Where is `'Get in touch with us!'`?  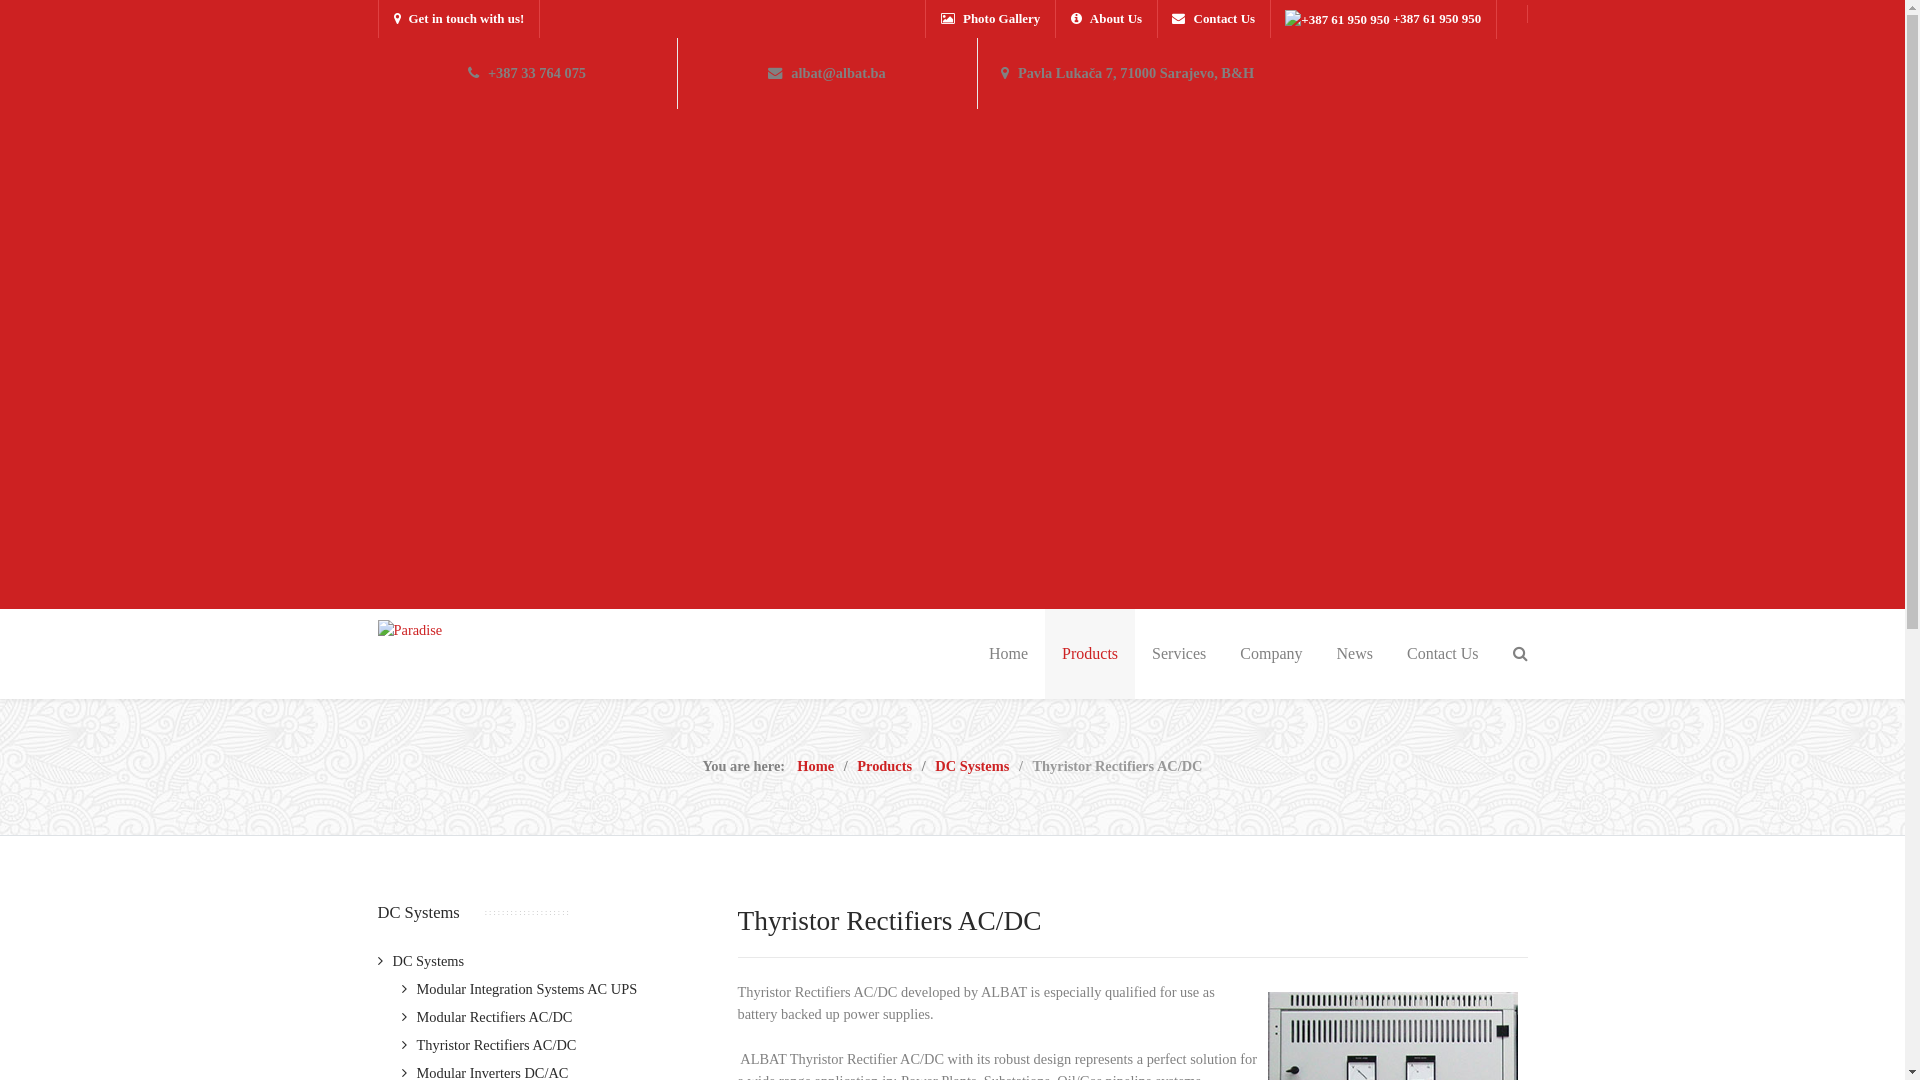
'Get in touch with us!' is located at coordinates (458, 19).